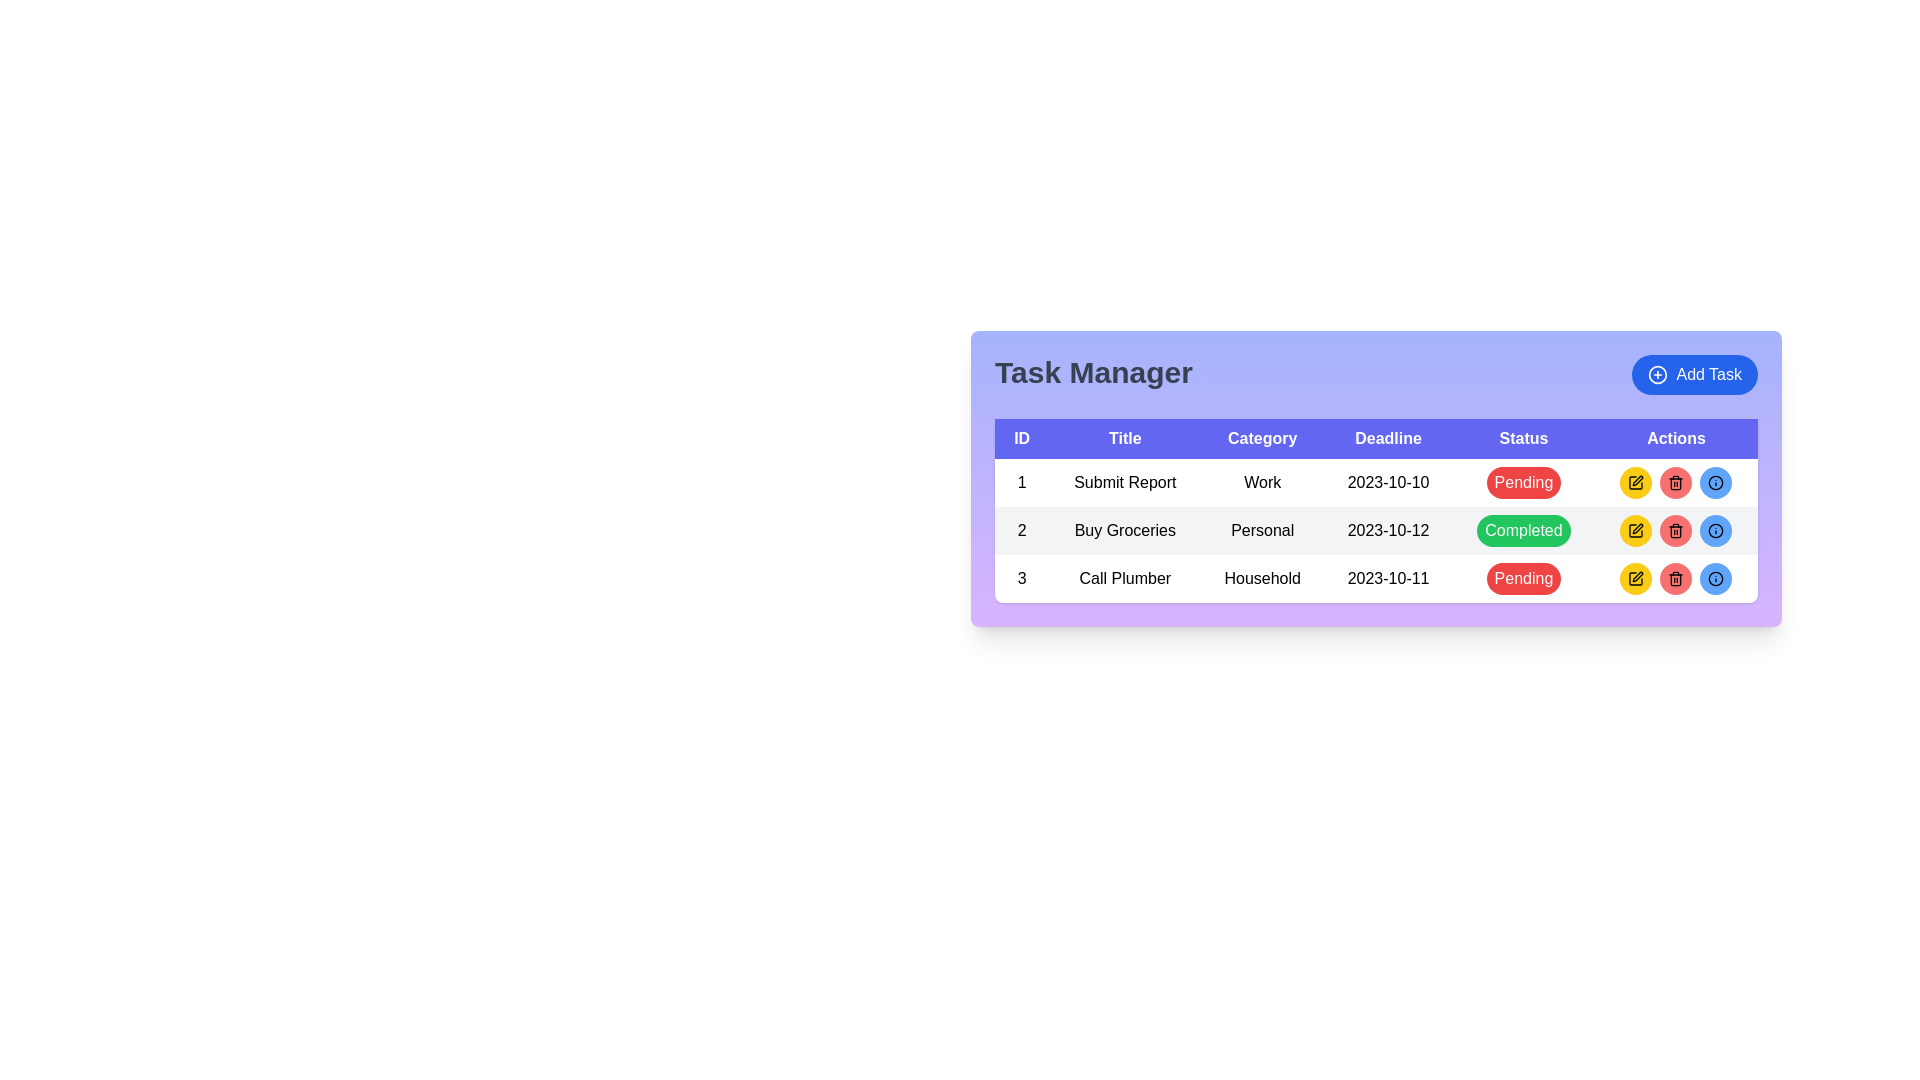 The width and height of the screenshot is (1920, 1080). Describe the element at coordinates (1522, 578) in the screenshot. I see `the 'Pending' status indicator in the last row of the 'Task Manager' table associated with the task 'Call Plumber' to update the task status` at that location.